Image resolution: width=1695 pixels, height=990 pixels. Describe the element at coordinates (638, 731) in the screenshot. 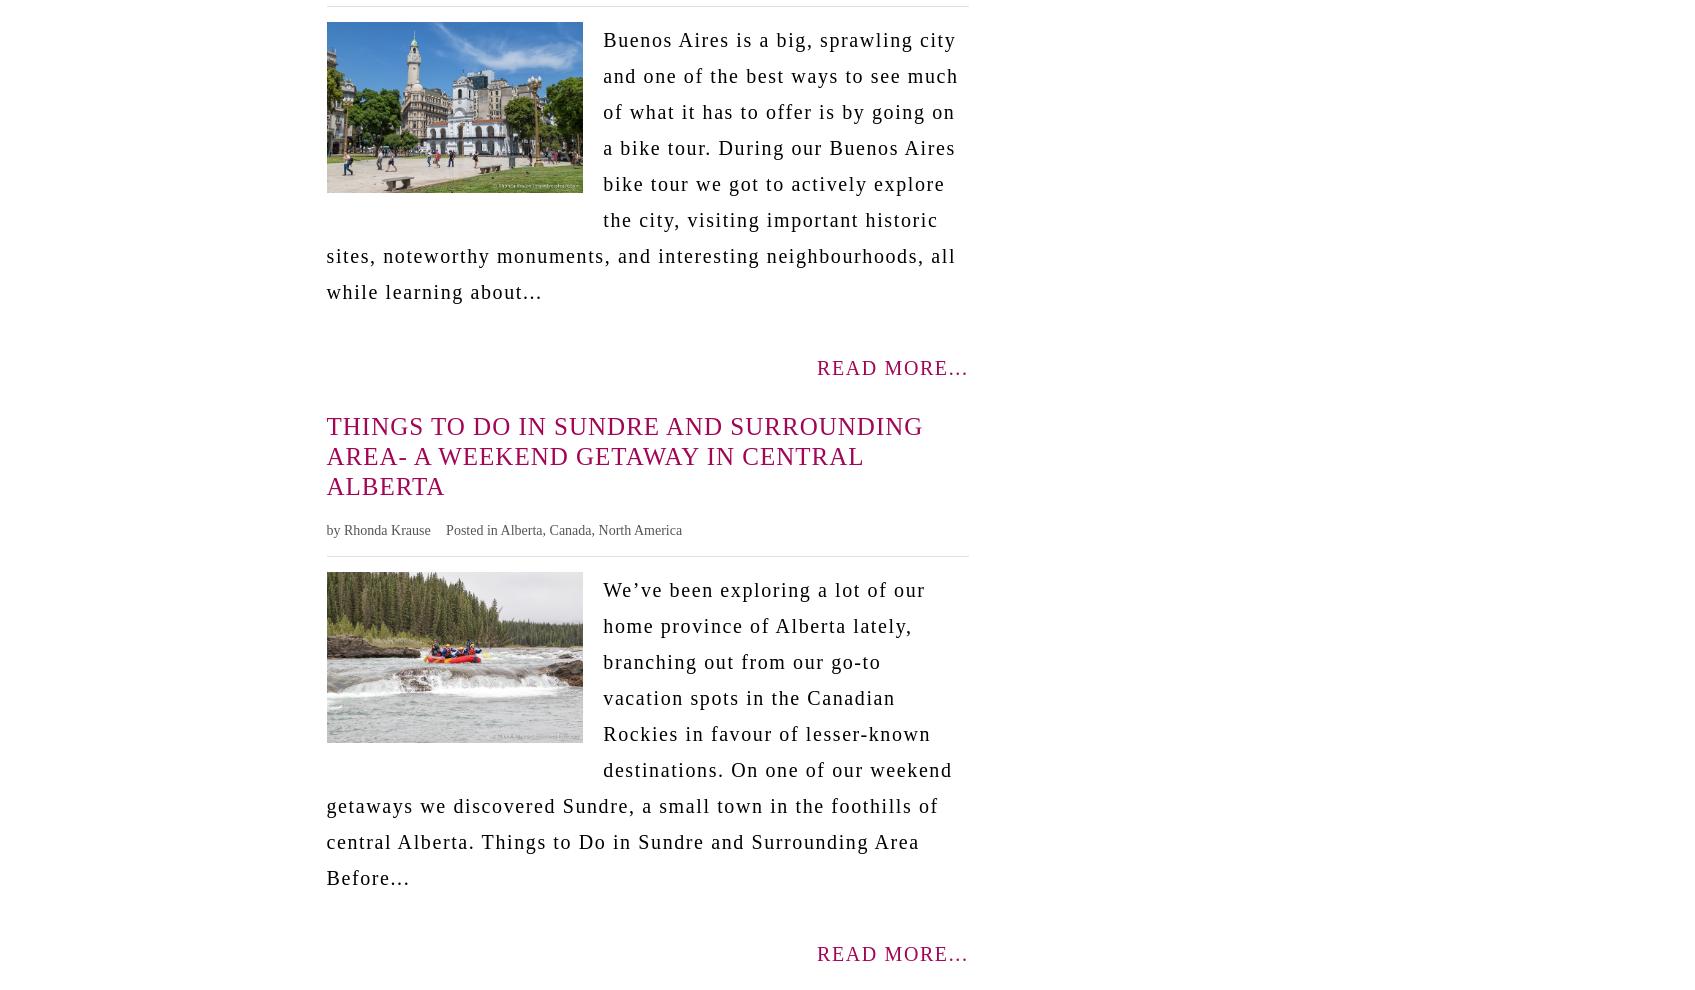

I see `'We’ve been exploring a lot of our home province of Alberta lately, branching out from our go-to vacation spots in the Canadian Rockies in favour of lesser-known destinations. On one of our weekend getaways we discovered Sundre, a small town in the foothills of central Alberta. Things to Do in Sundre and Surrounding Area Before...'` at that location.